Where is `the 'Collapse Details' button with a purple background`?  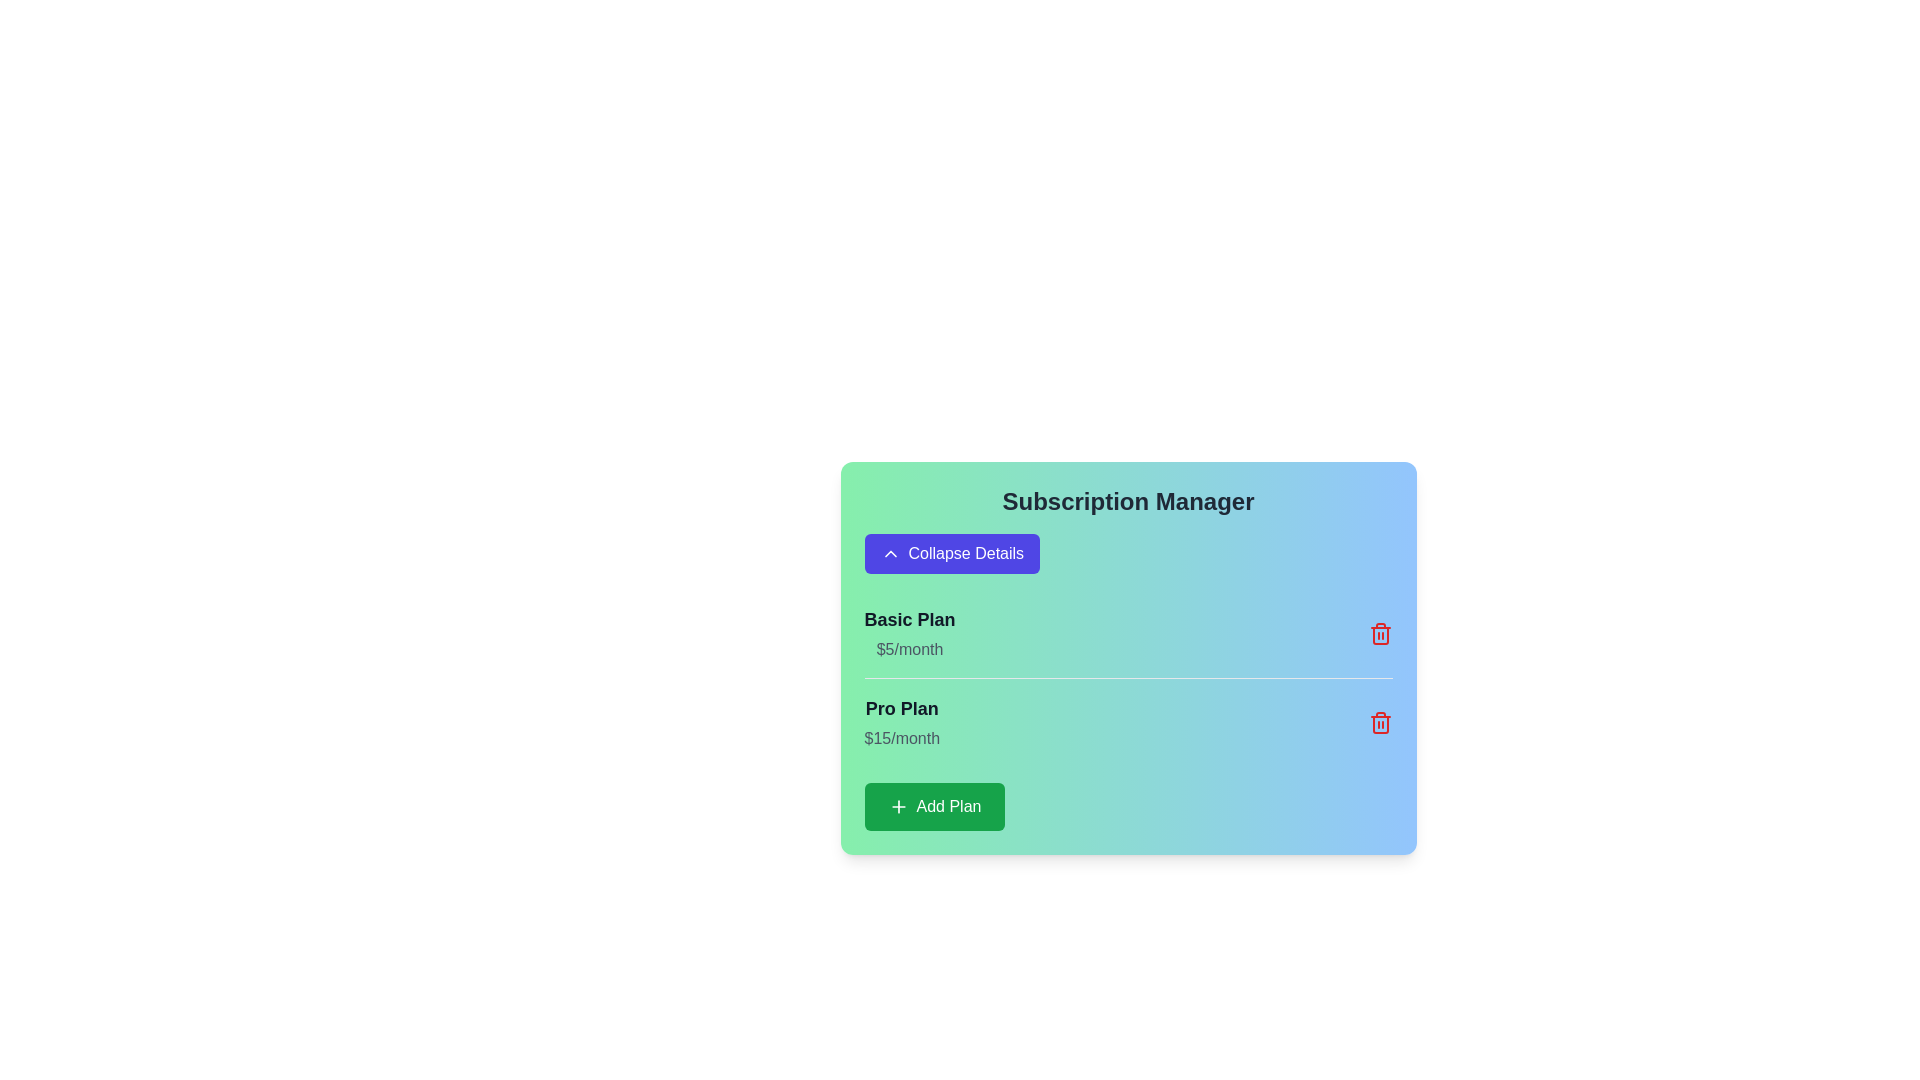
the 'Collapse Details' button with a purple background is located at coordinates (951, 554).